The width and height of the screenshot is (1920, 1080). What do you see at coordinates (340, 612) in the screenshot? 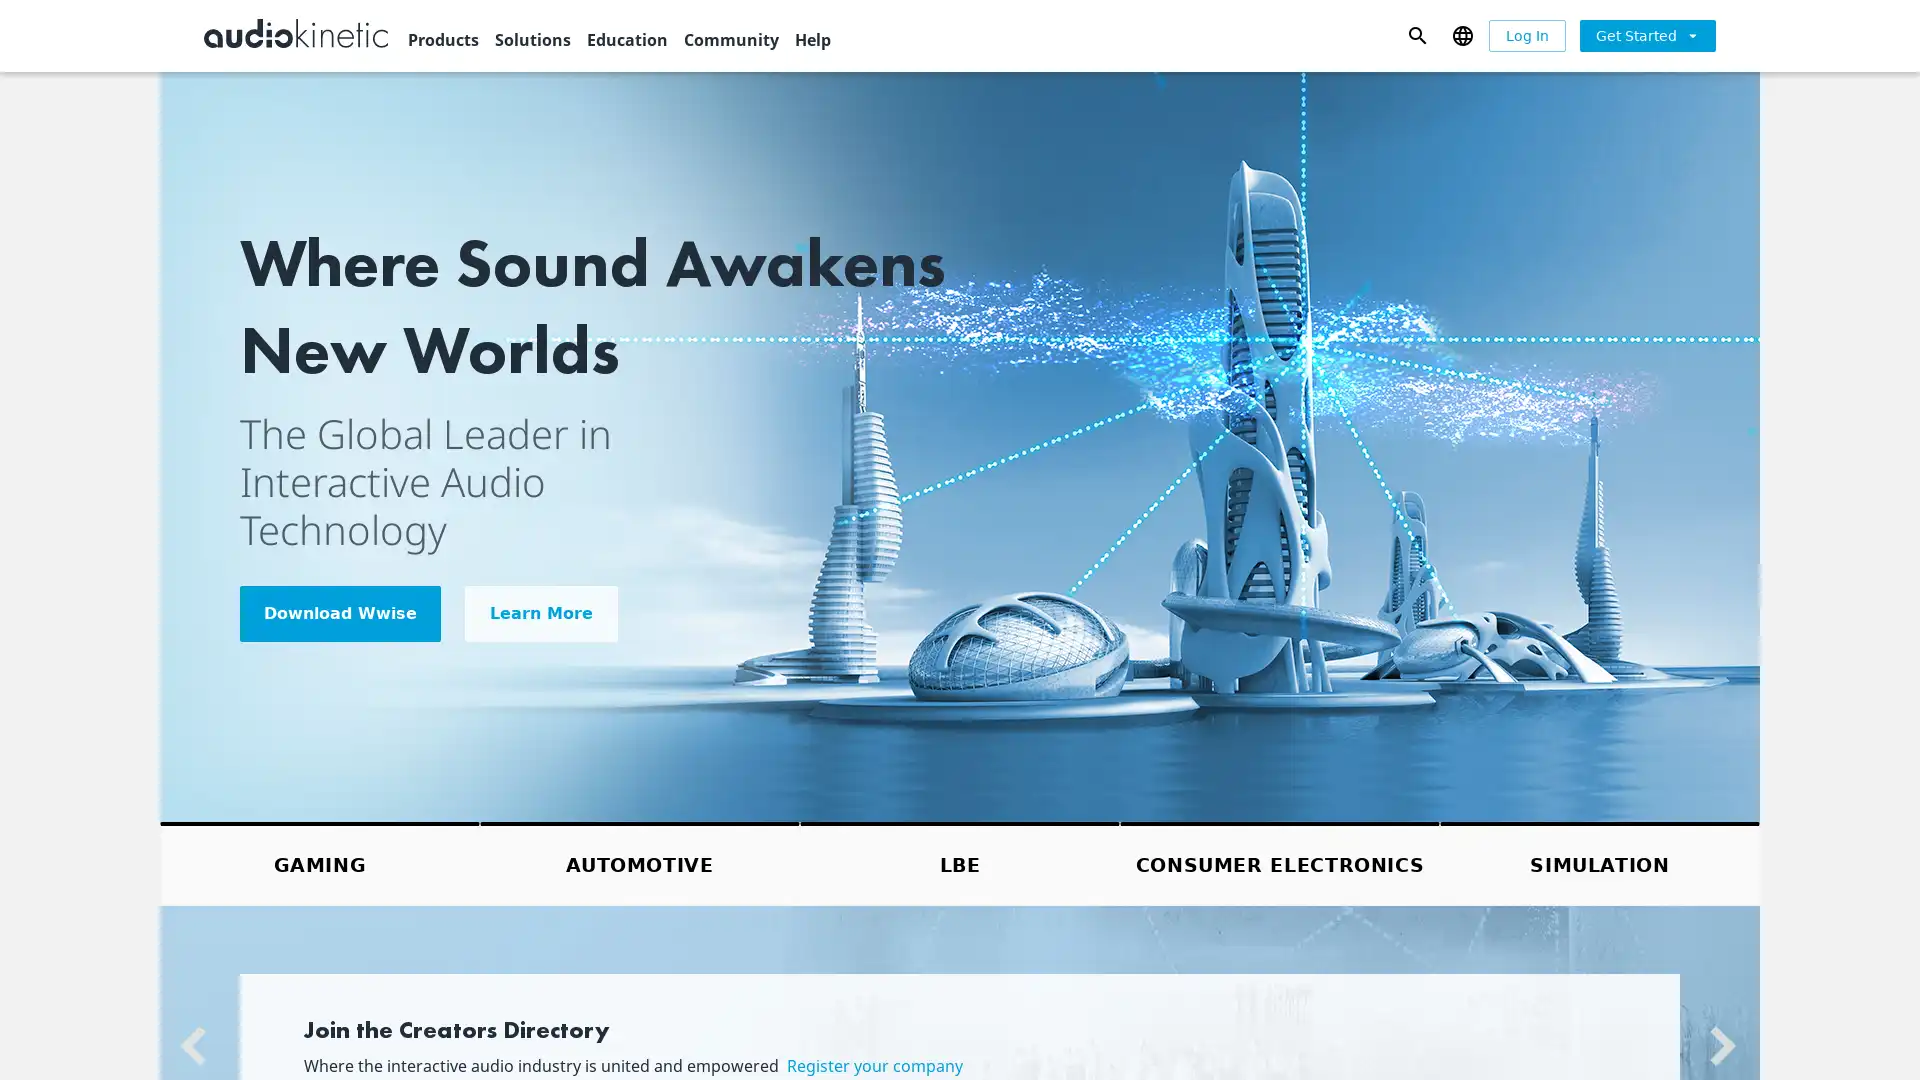
I see `Download Wwise` at bounding box center [340, 612].